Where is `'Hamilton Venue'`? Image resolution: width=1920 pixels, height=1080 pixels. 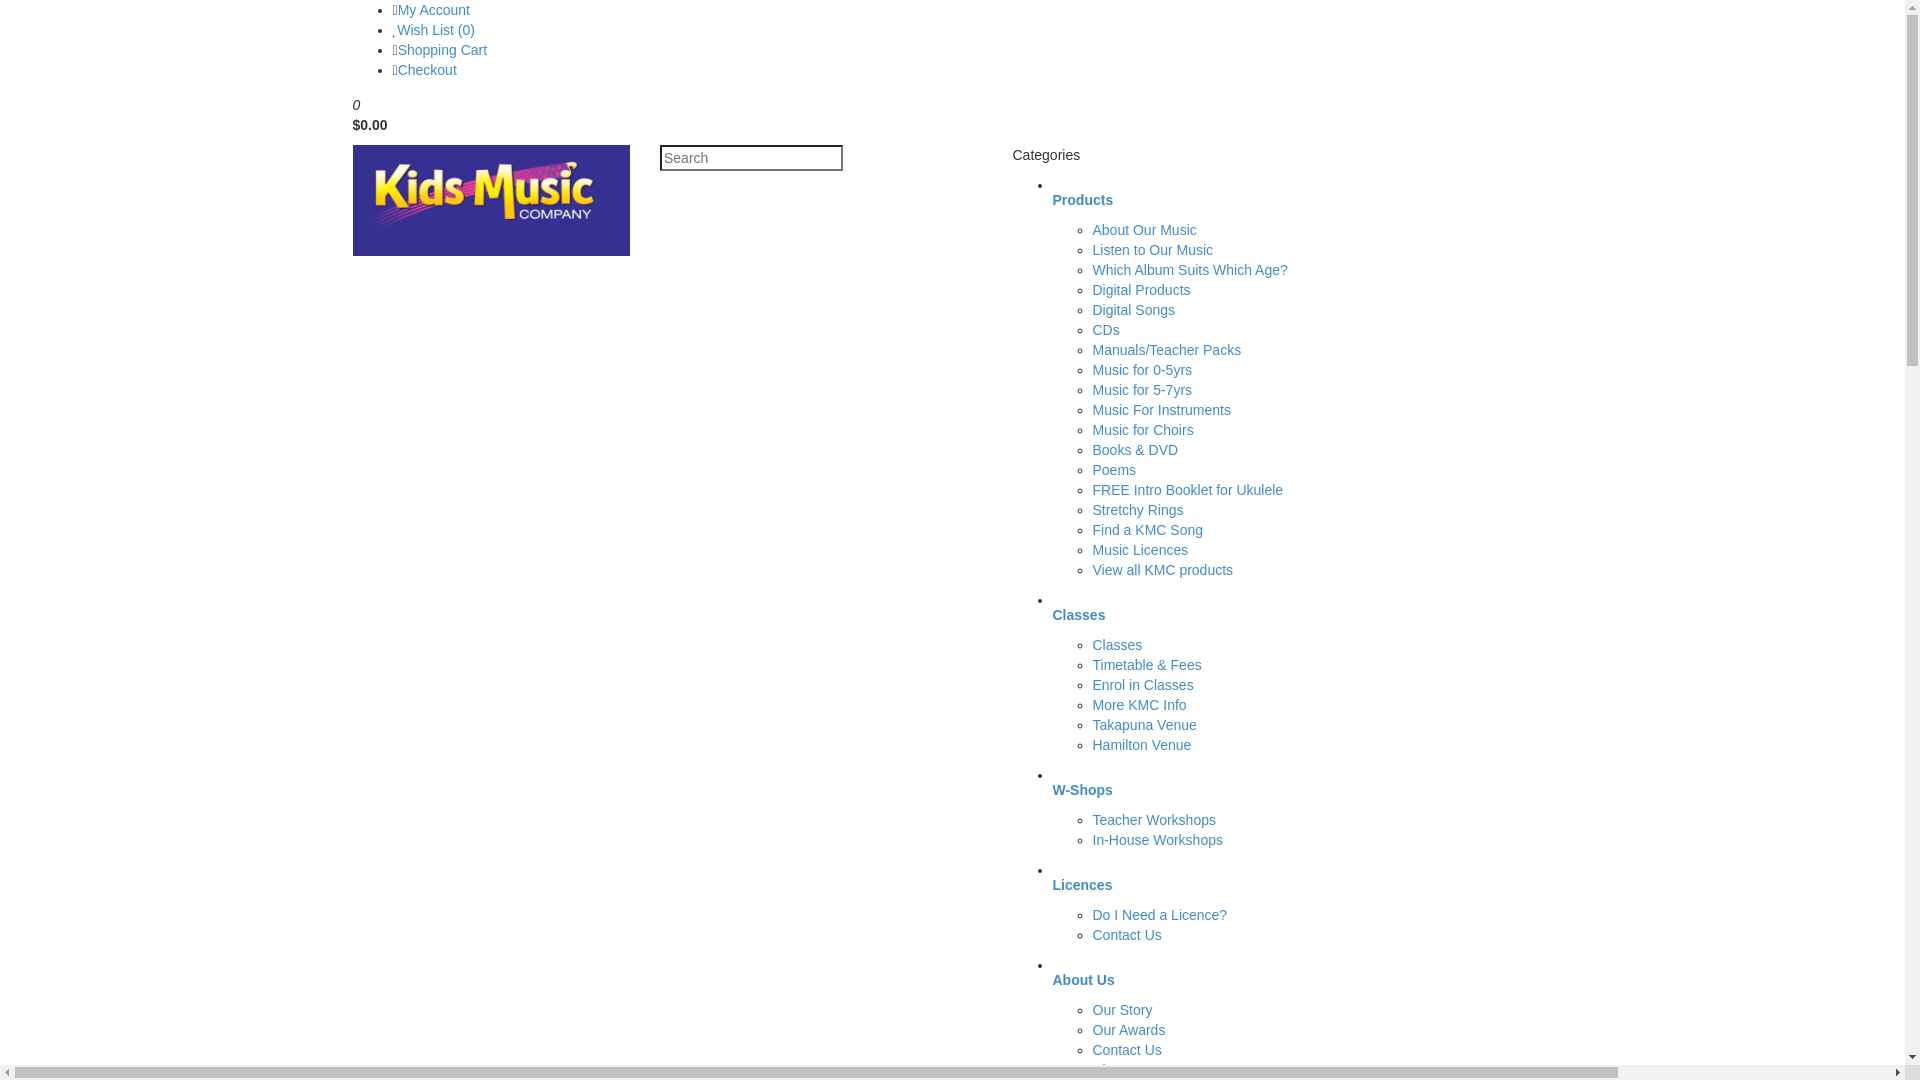
'Hamilton Venue' is located at coordinates (1141, 744).